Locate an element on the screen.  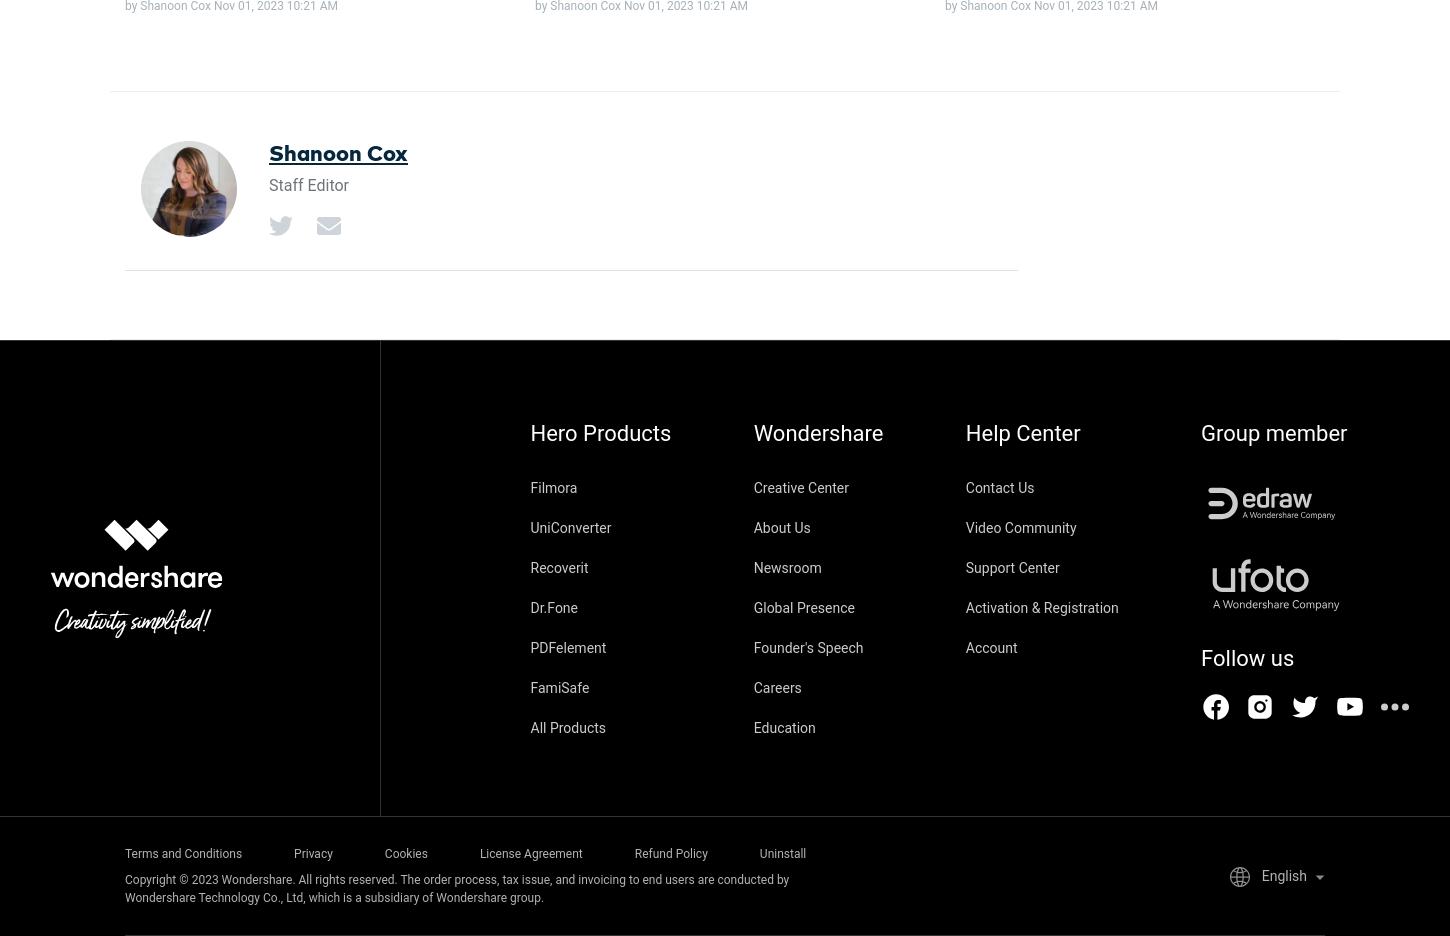
'Support Center' is located at coordinates (963, 566).